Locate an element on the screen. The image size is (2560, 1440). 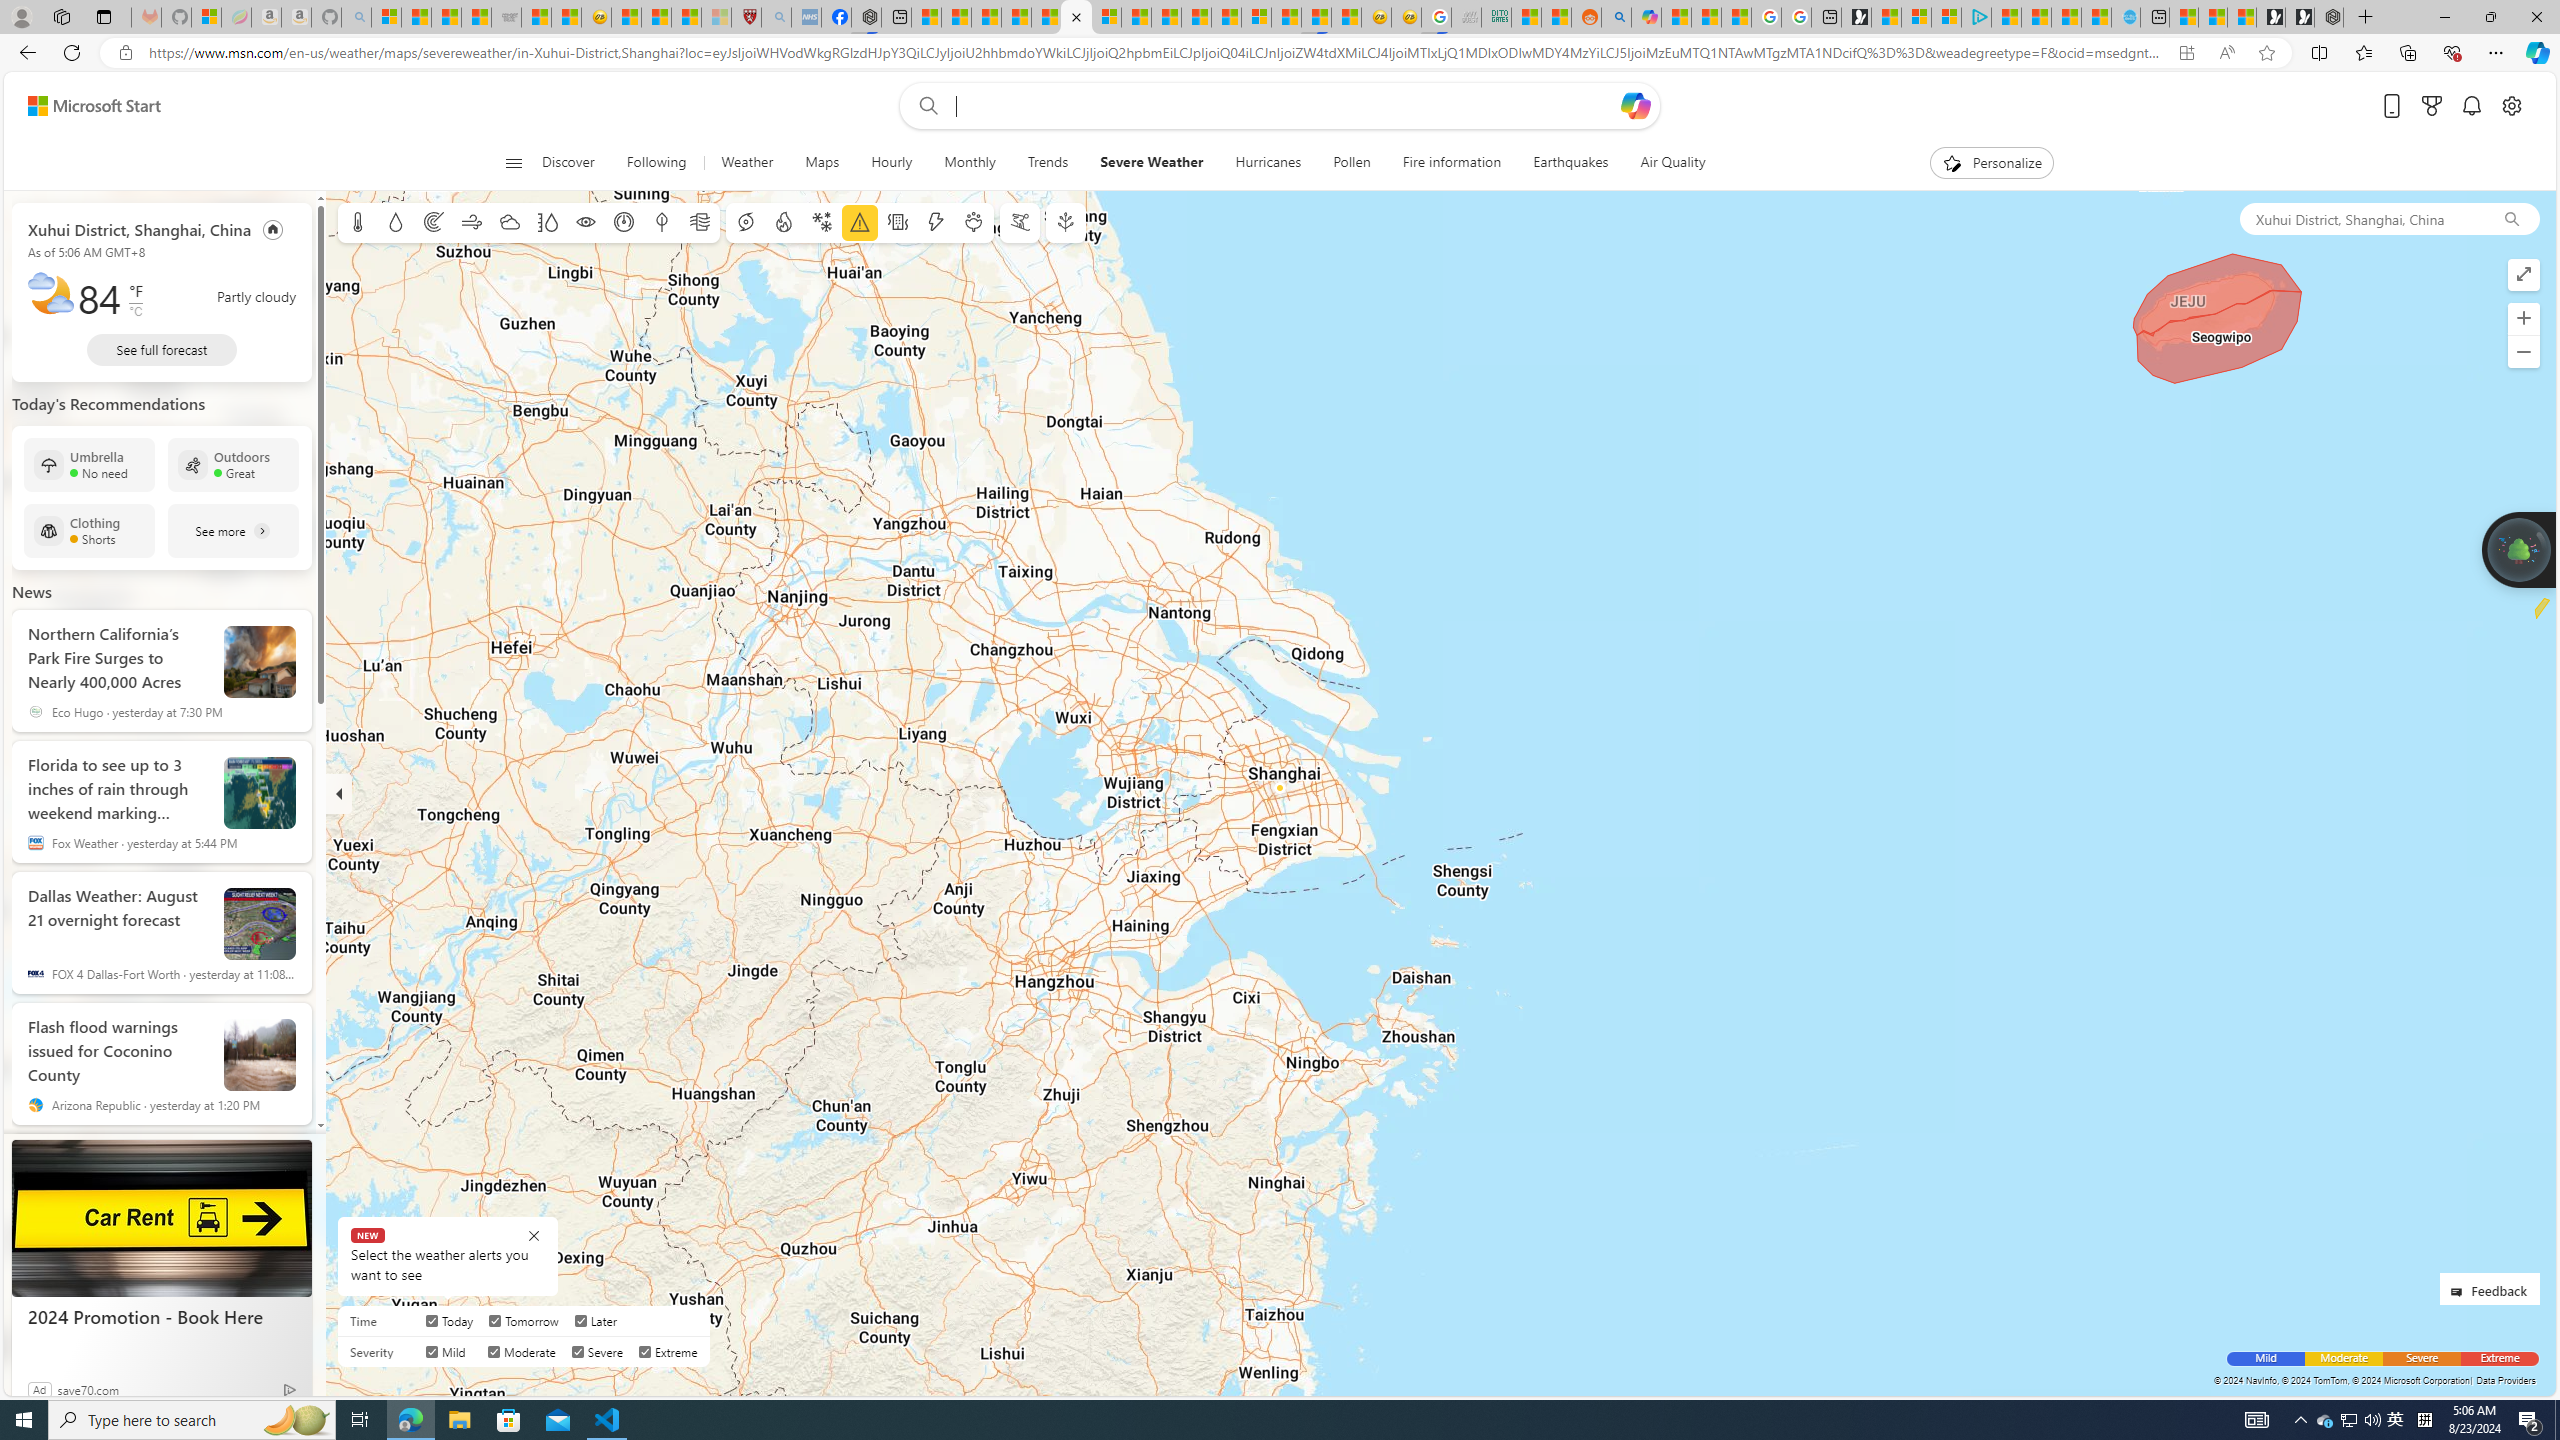
'See full forecast' is located at coordinates (162, 348).